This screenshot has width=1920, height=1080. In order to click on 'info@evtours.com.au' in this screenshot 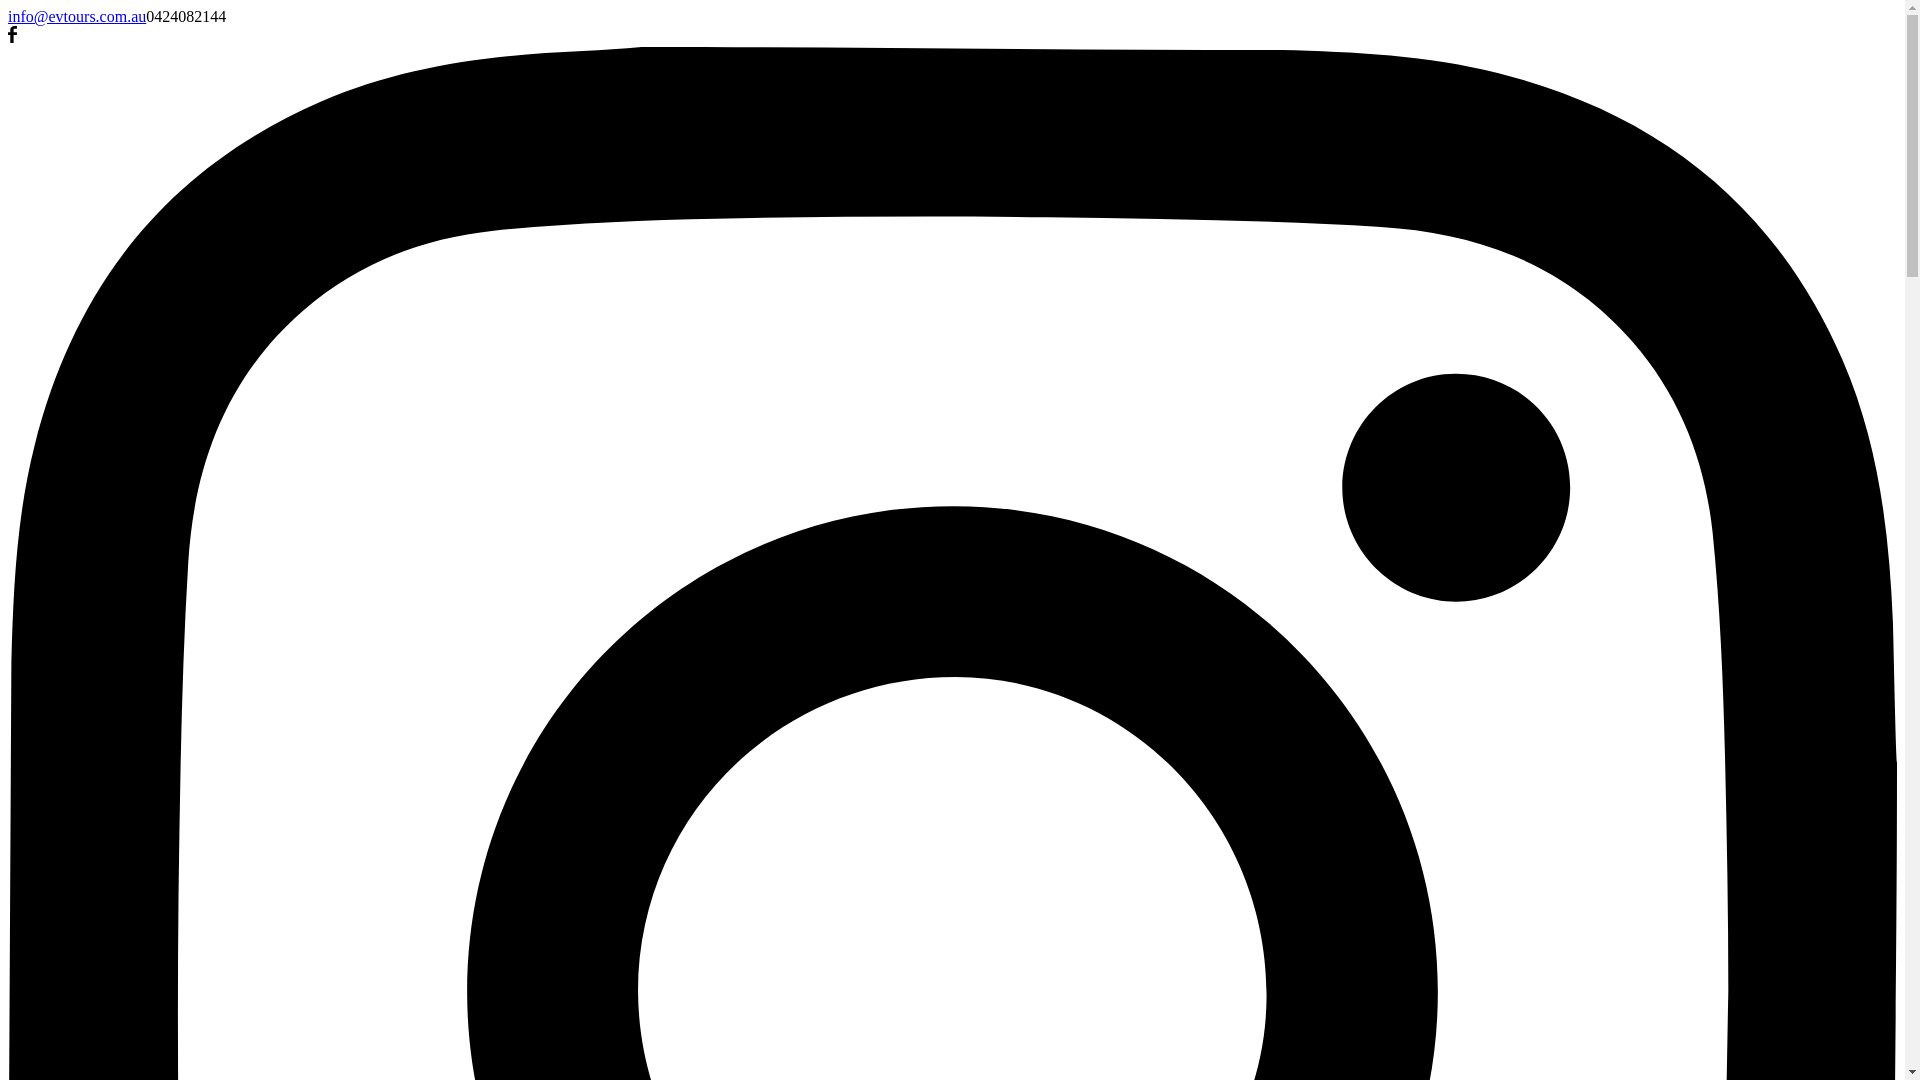, I will do `click(76, 16)`.